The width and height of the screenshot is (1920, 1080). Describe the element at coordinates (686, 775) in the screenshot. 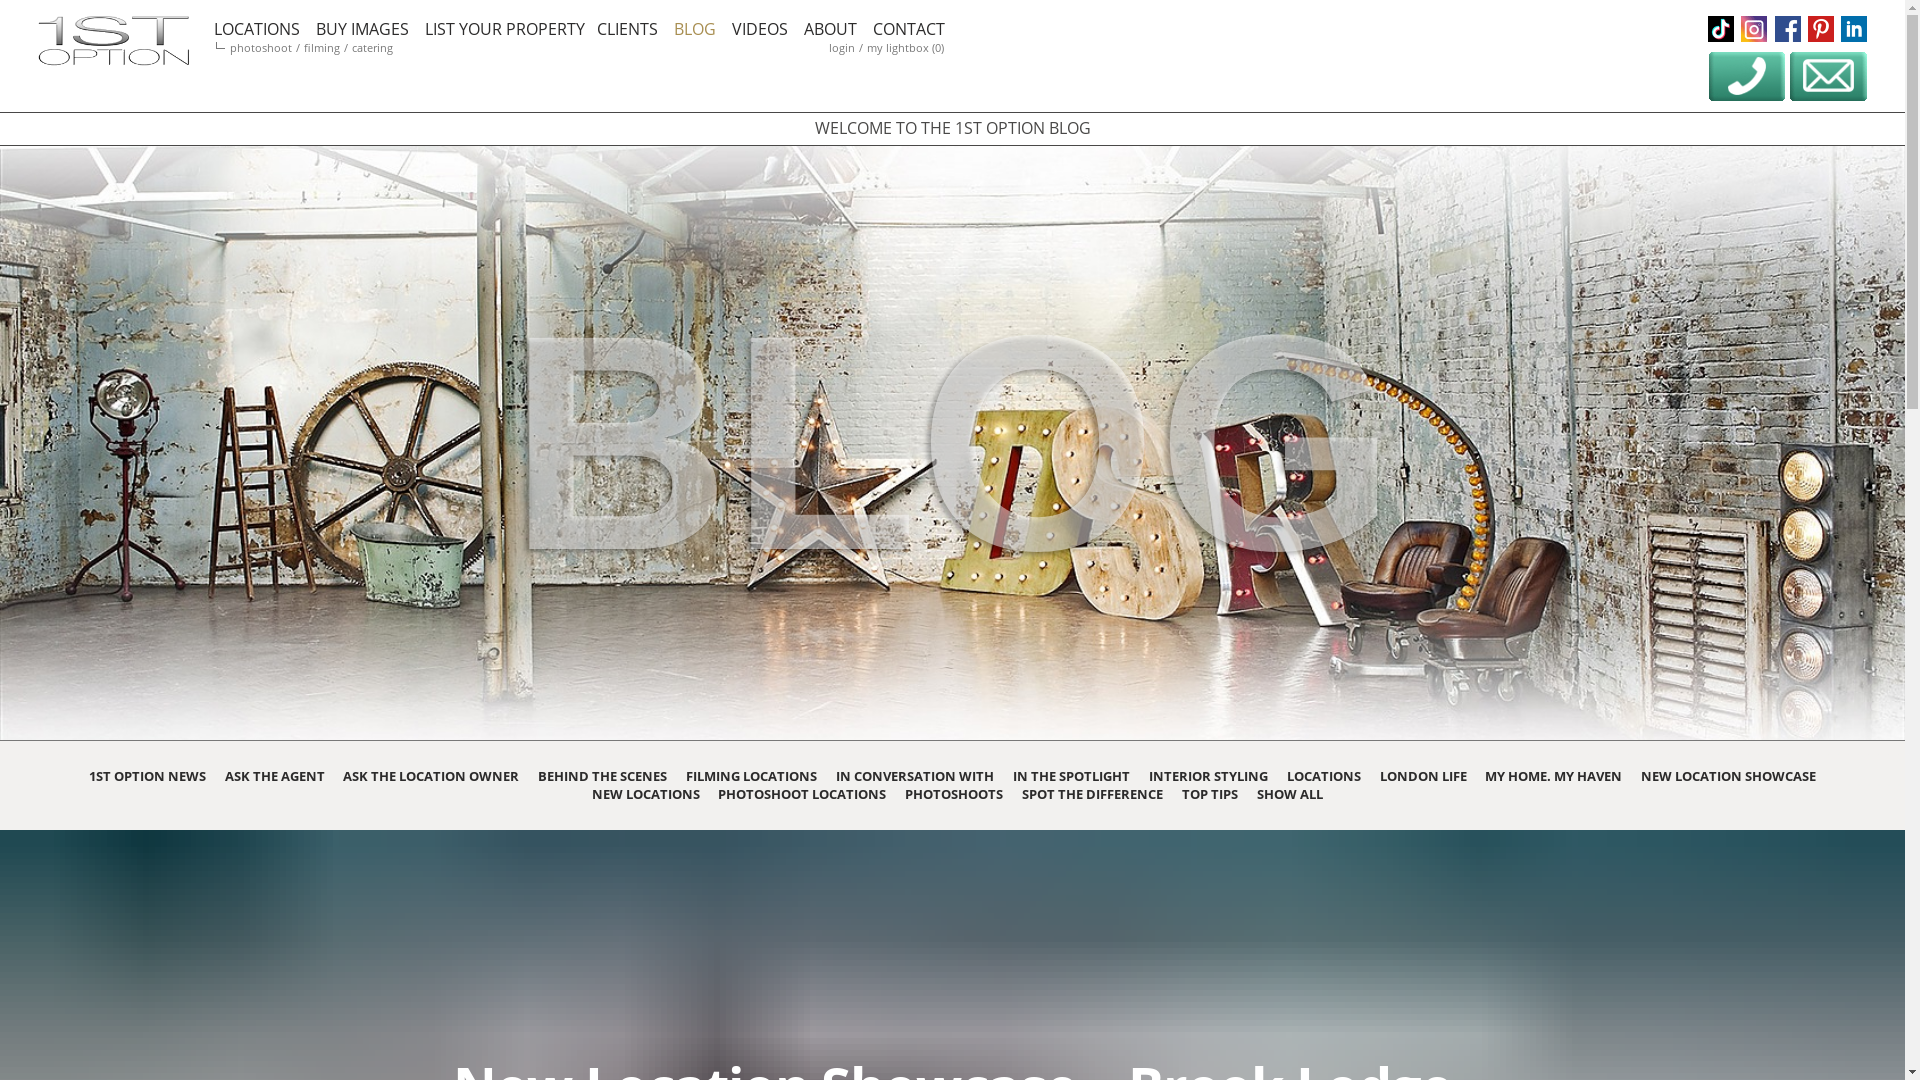

I see `'FILMING LOCATIONS'` at that location.